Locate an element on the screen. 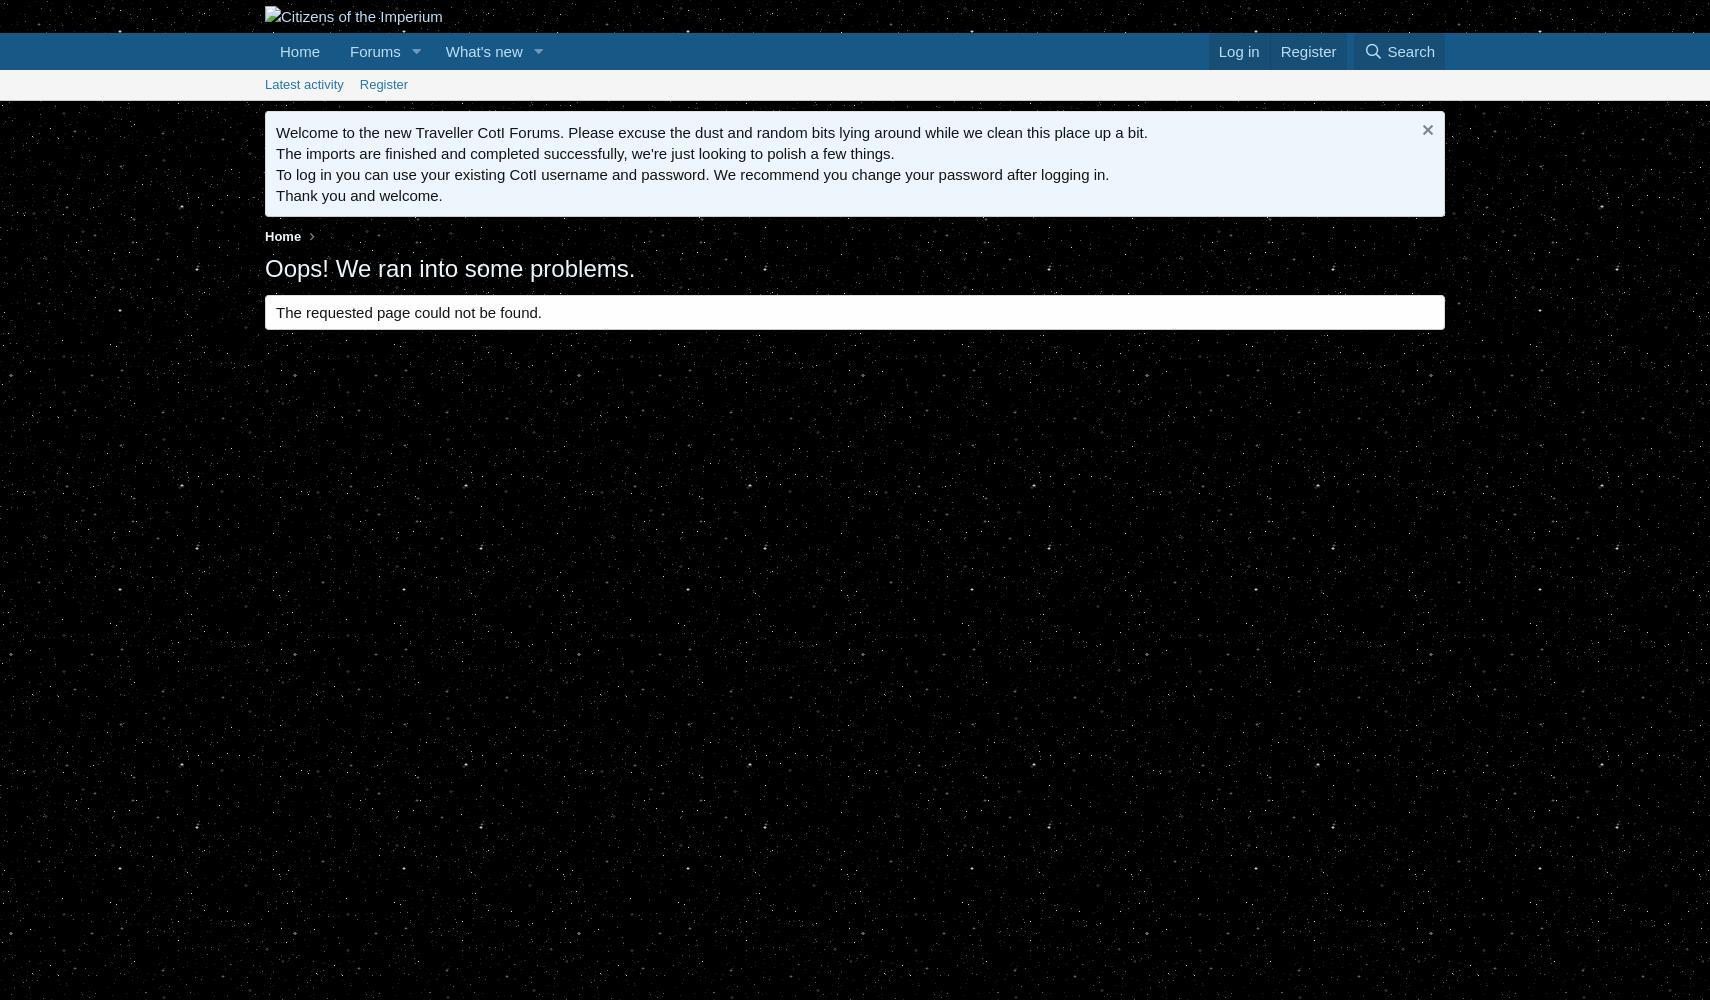 The height and width of the screenshot is (1000, 1710). 'To log in you can use your existing CotI username and password. We recommend you change your password after logging in.' is located at coordinates (692, 174).